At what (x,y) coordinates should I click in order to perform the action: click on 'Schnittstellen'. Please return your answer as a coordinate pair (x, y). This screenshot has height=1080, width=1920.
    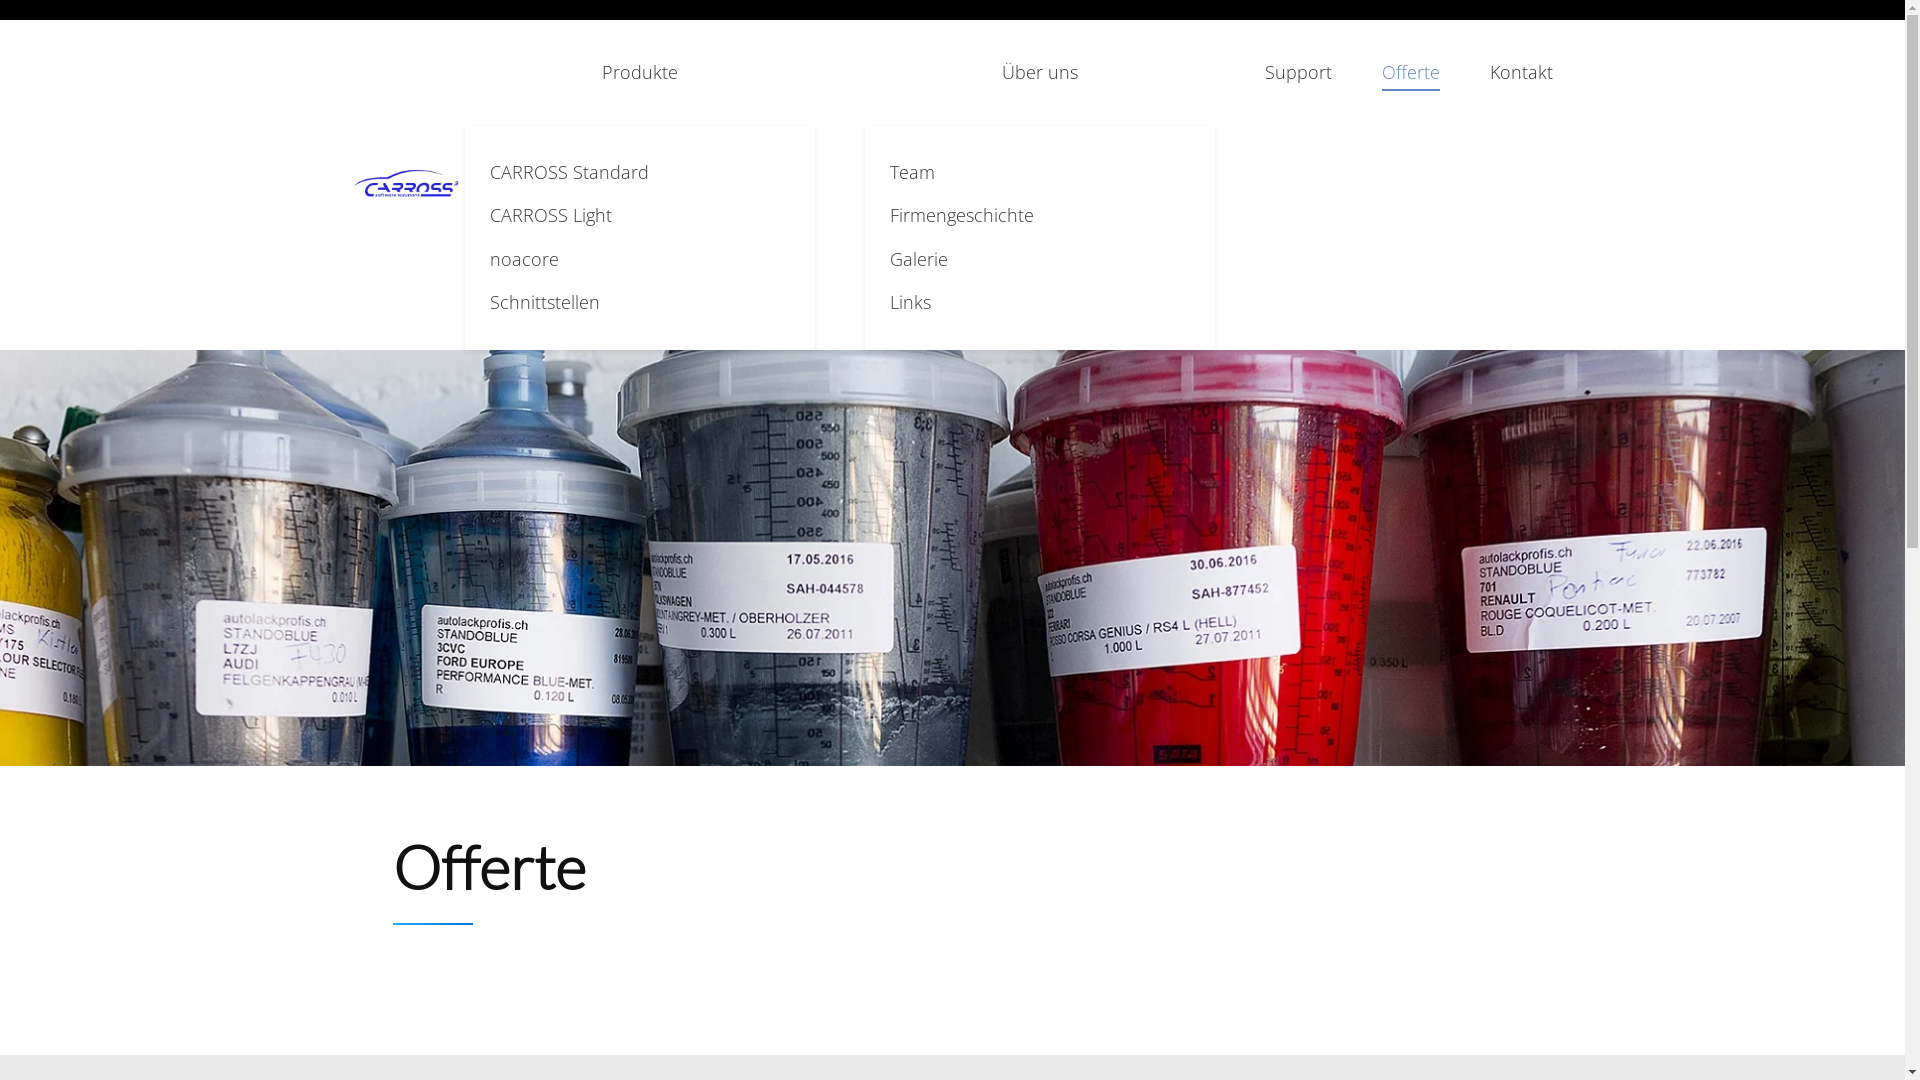
    Looking at the image, I should click on (489, 302).